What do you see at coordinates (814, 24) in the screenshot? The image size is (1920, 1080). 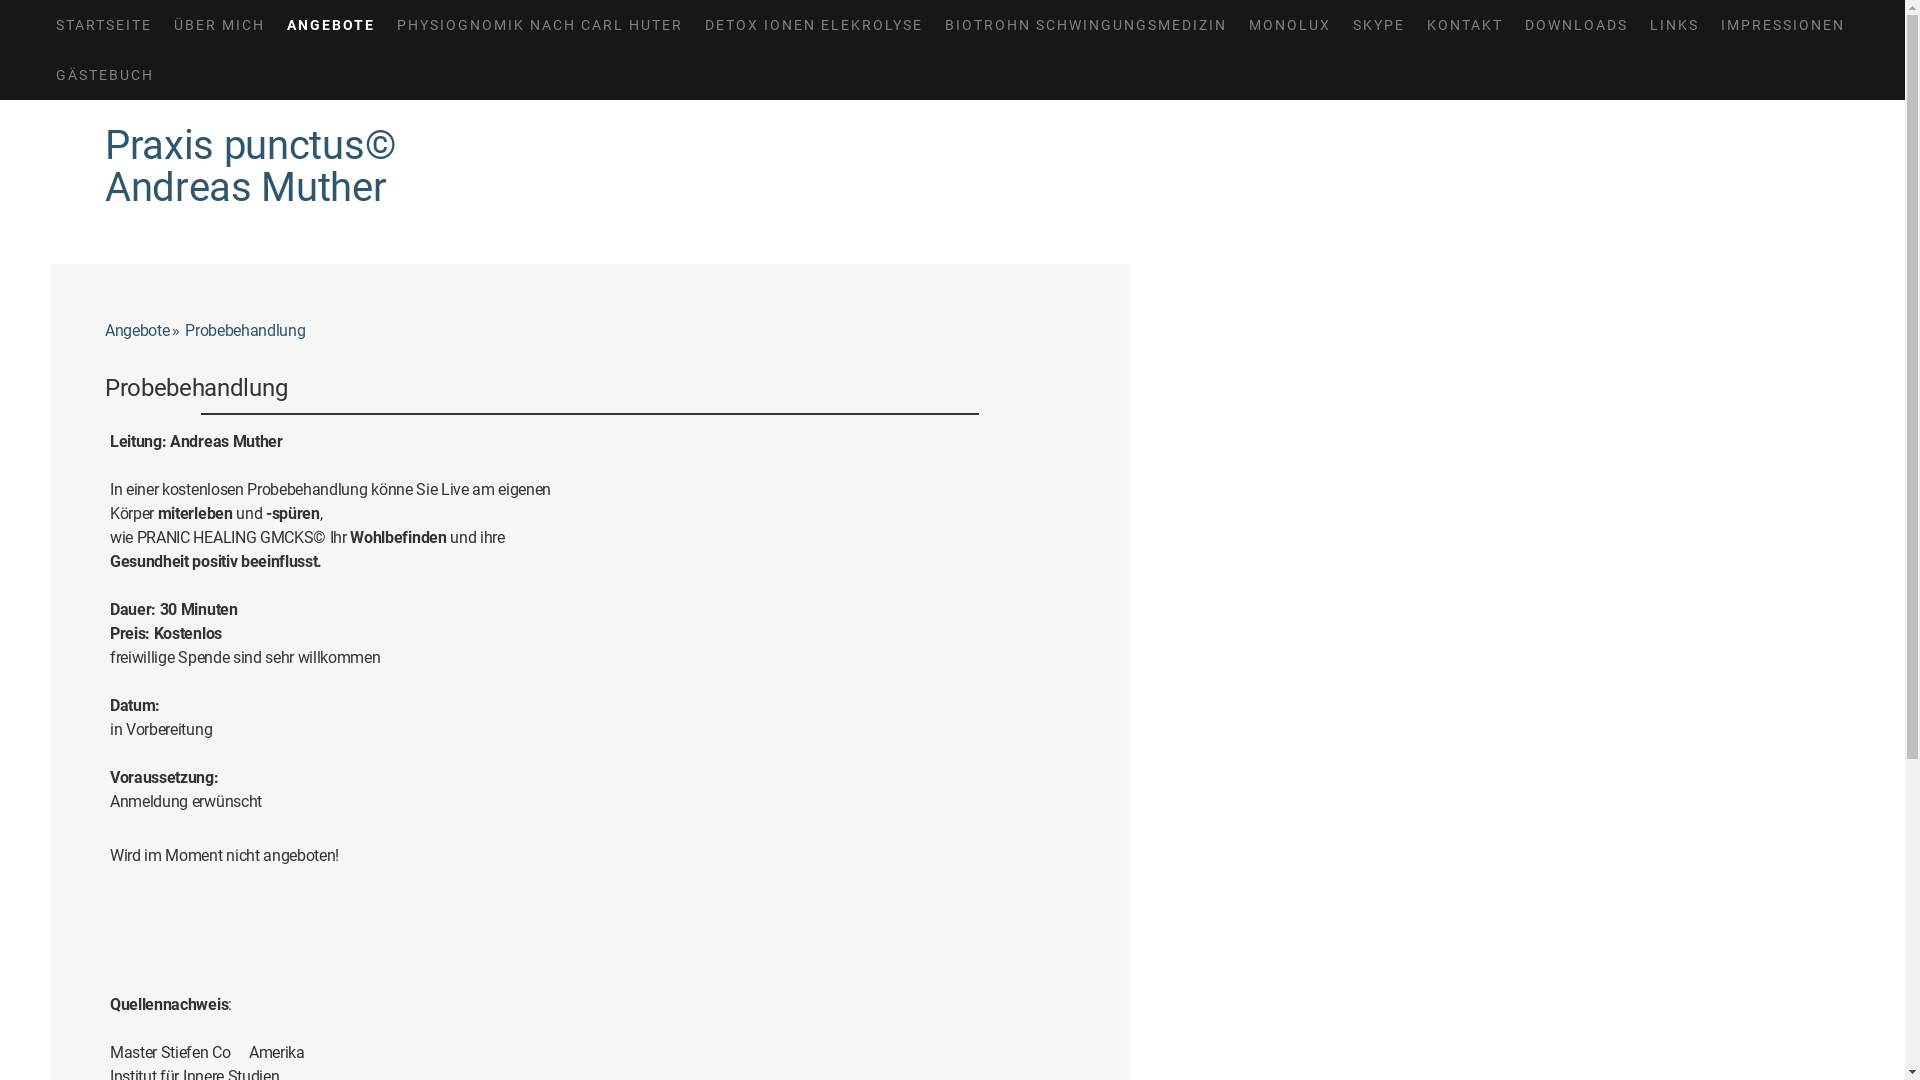 I see `'DETOX IONEN ELEKROLYSE'` at bounding box center [814, 24].